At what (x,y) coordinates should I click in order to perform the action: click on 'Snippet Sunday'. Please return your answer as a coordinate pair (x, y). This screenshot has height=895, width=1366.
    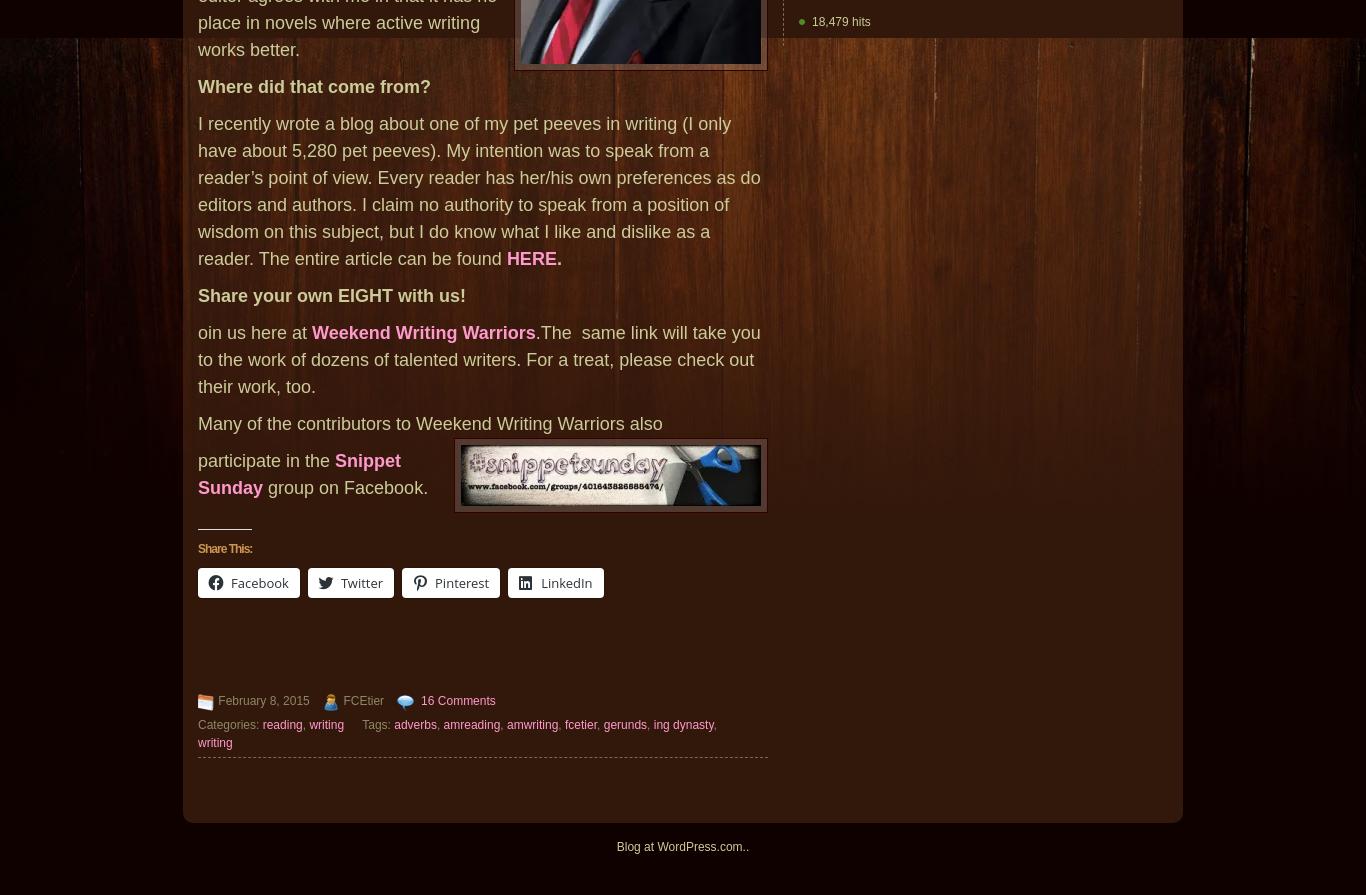
    Looking at the image, I should click on (299, 473).